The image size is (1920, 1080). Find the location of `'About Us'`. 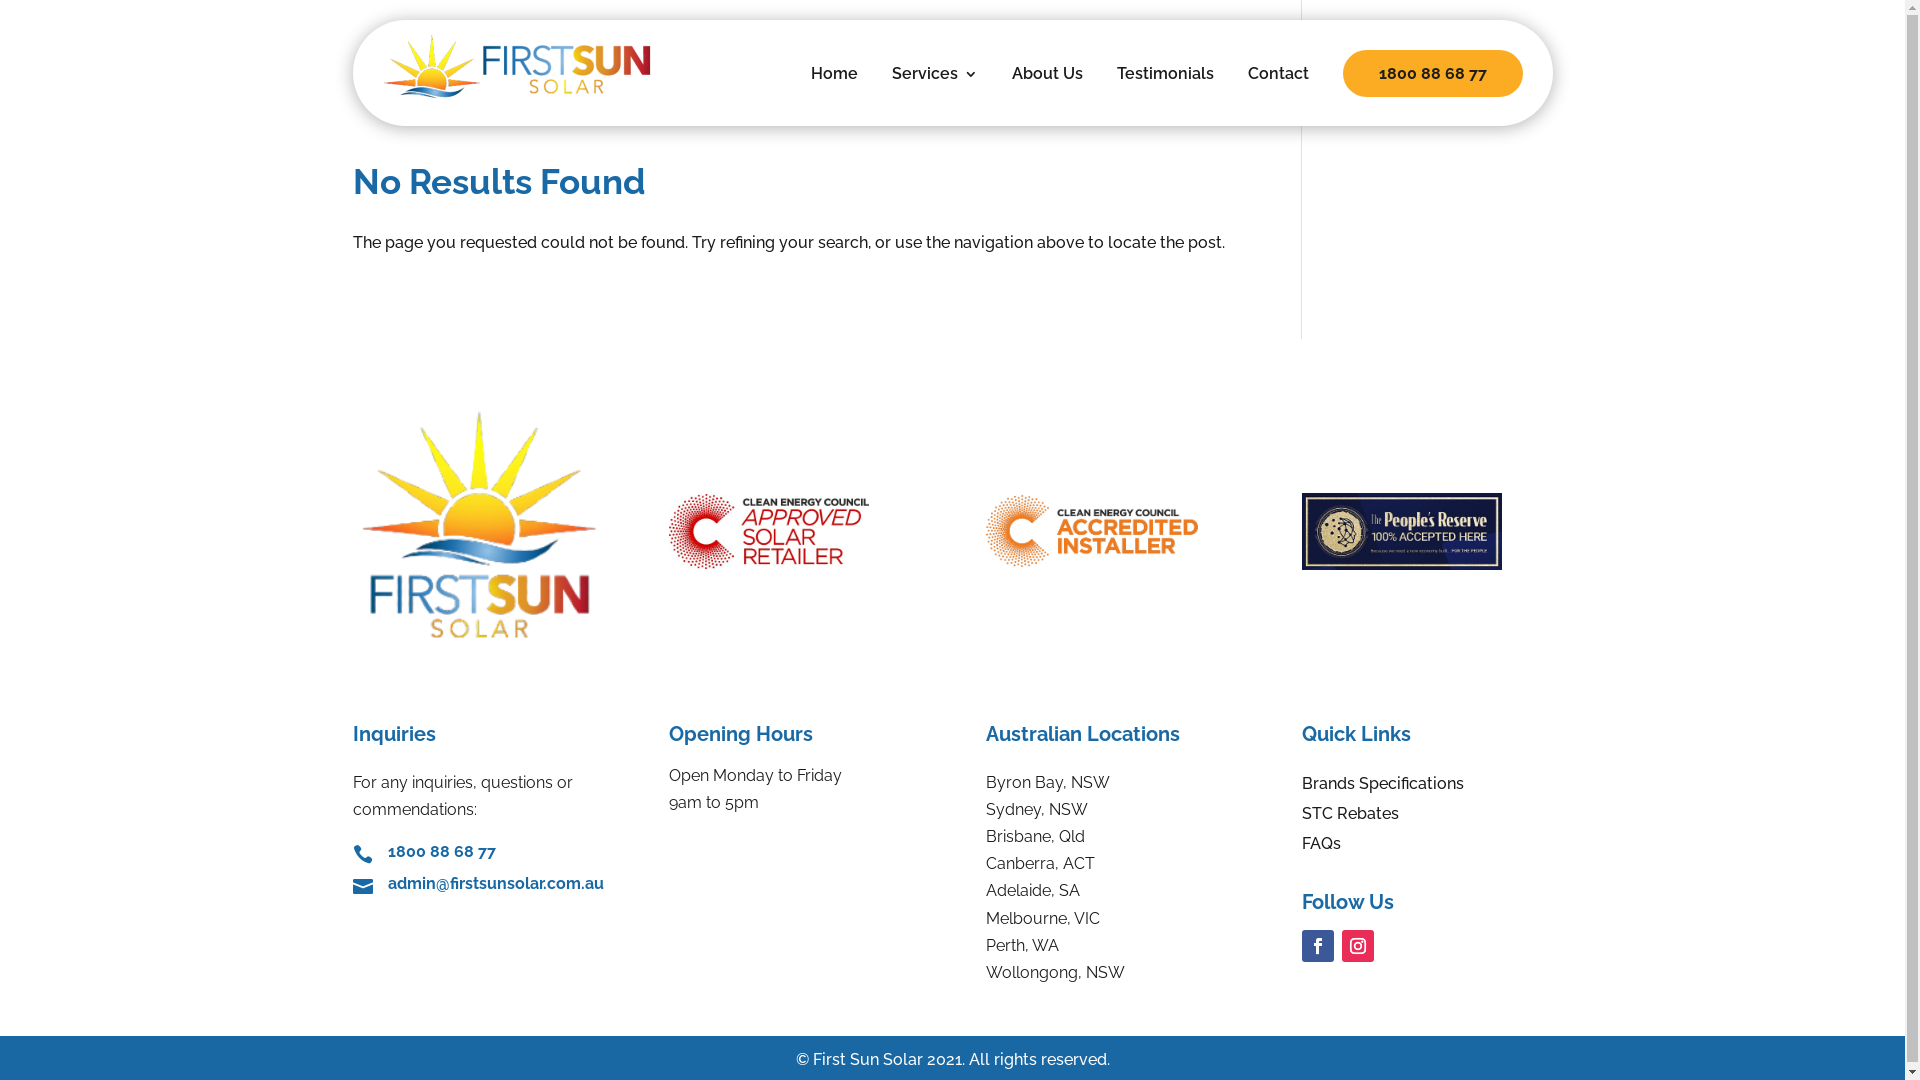

'About Us' is located at coordinates (1046, 87).